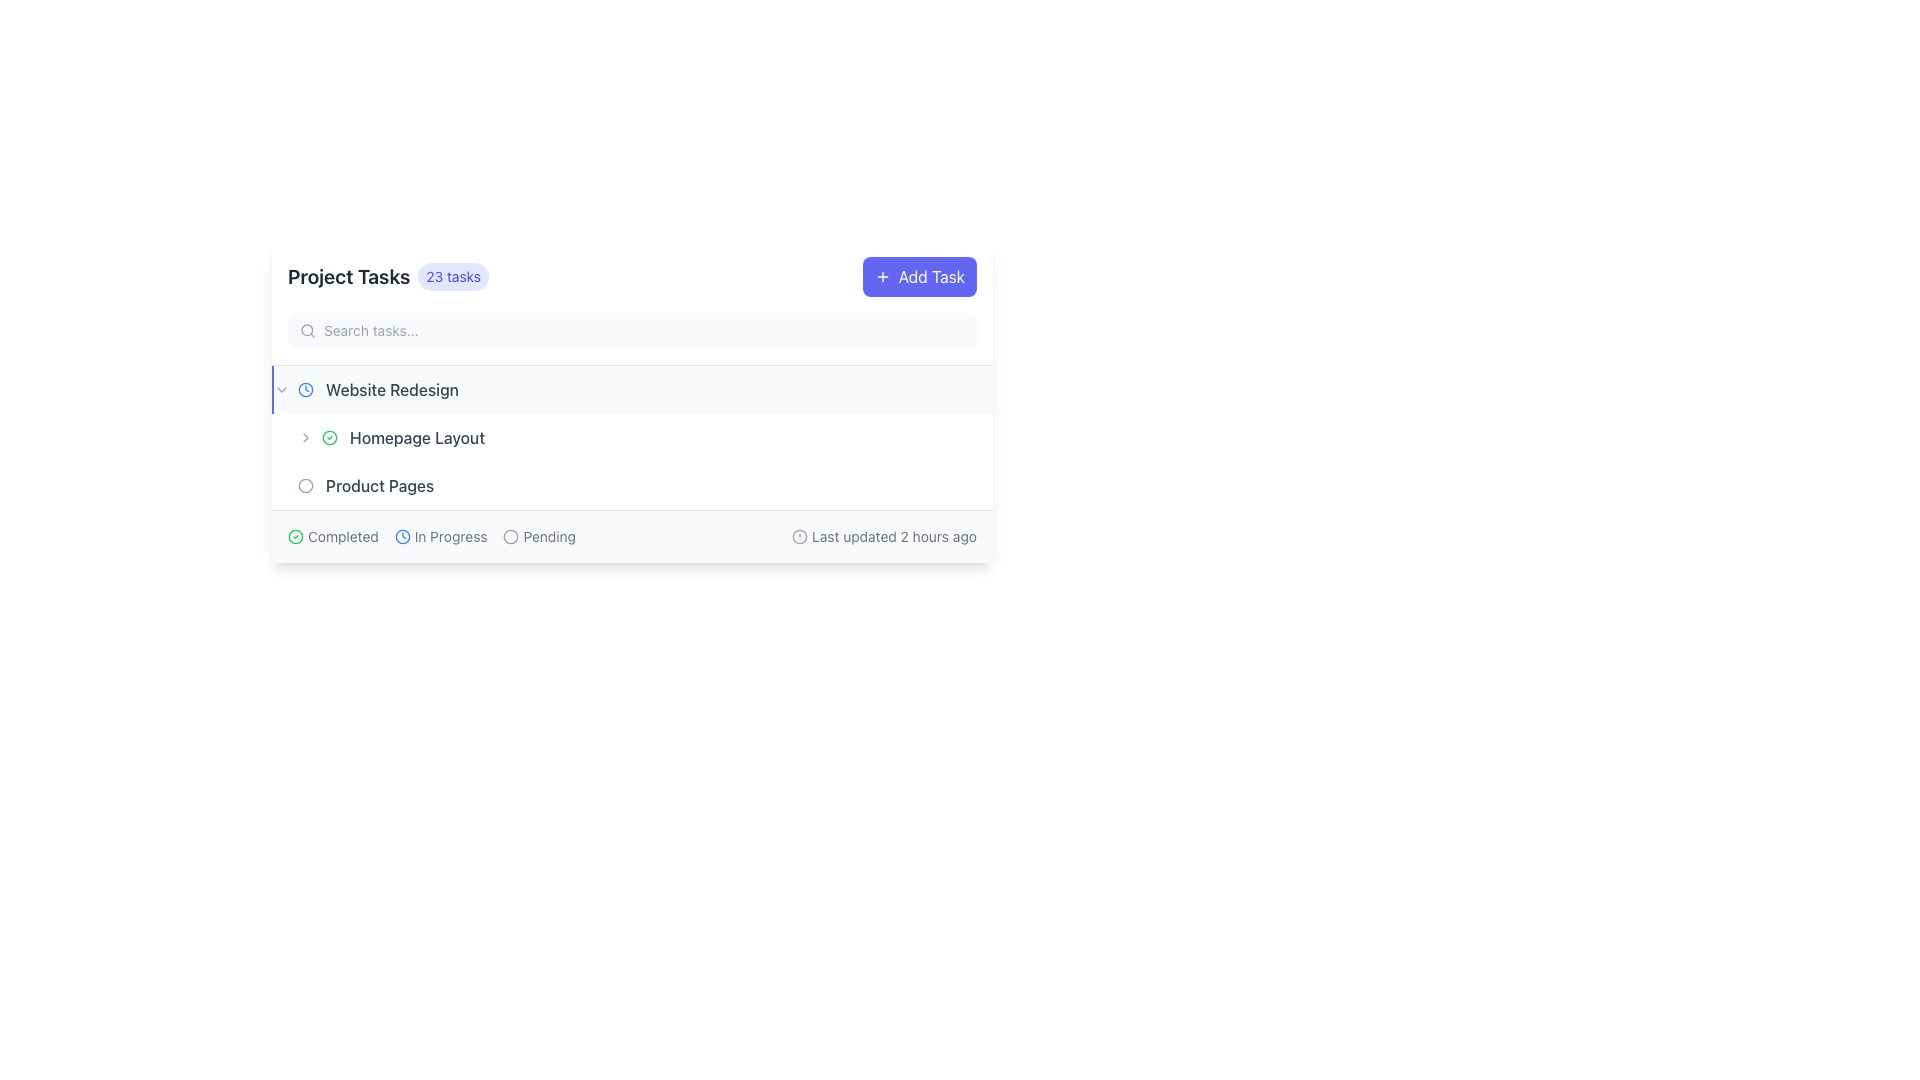  What do you see at coordinates (452, 277) in the screenshot?
I see `the numeric indicator Text label with a decorative background, which is located immediately to the right of the 'Project Tasks' title` at bounding box center [452, 277].